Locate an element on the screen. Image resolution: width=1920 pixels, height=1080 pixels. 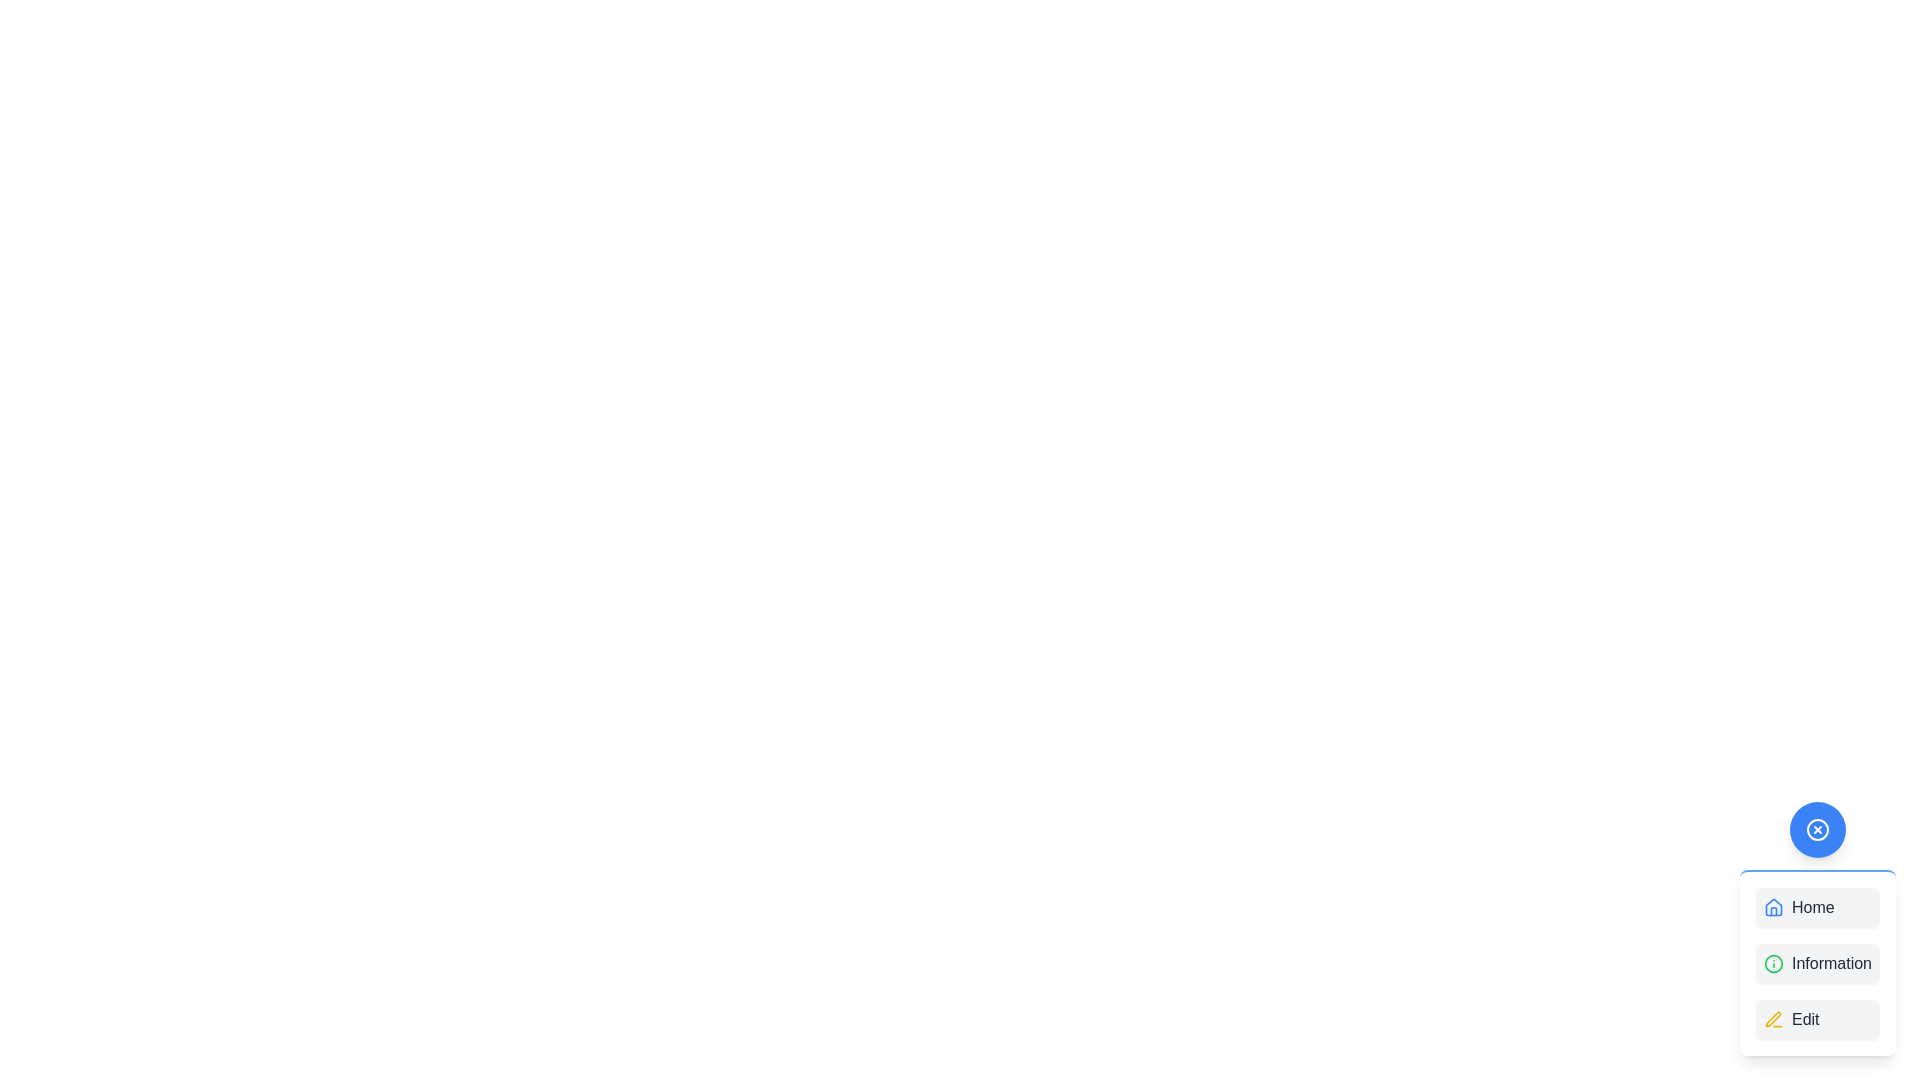
the 'Information' button located between the 'Home' and 'Edit' buttons is located at coordinates (1818, 963).